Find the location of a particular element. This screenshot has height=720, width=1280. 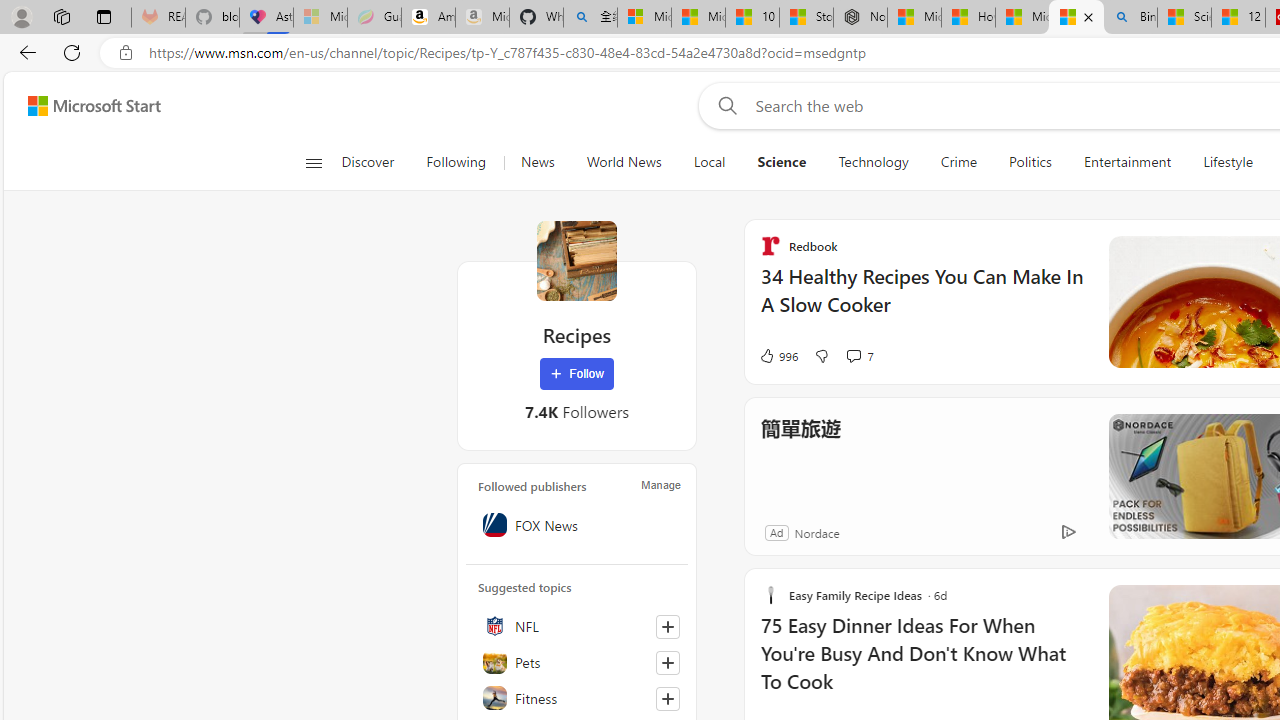

'Bing' is located at coordinates (1130, 17).